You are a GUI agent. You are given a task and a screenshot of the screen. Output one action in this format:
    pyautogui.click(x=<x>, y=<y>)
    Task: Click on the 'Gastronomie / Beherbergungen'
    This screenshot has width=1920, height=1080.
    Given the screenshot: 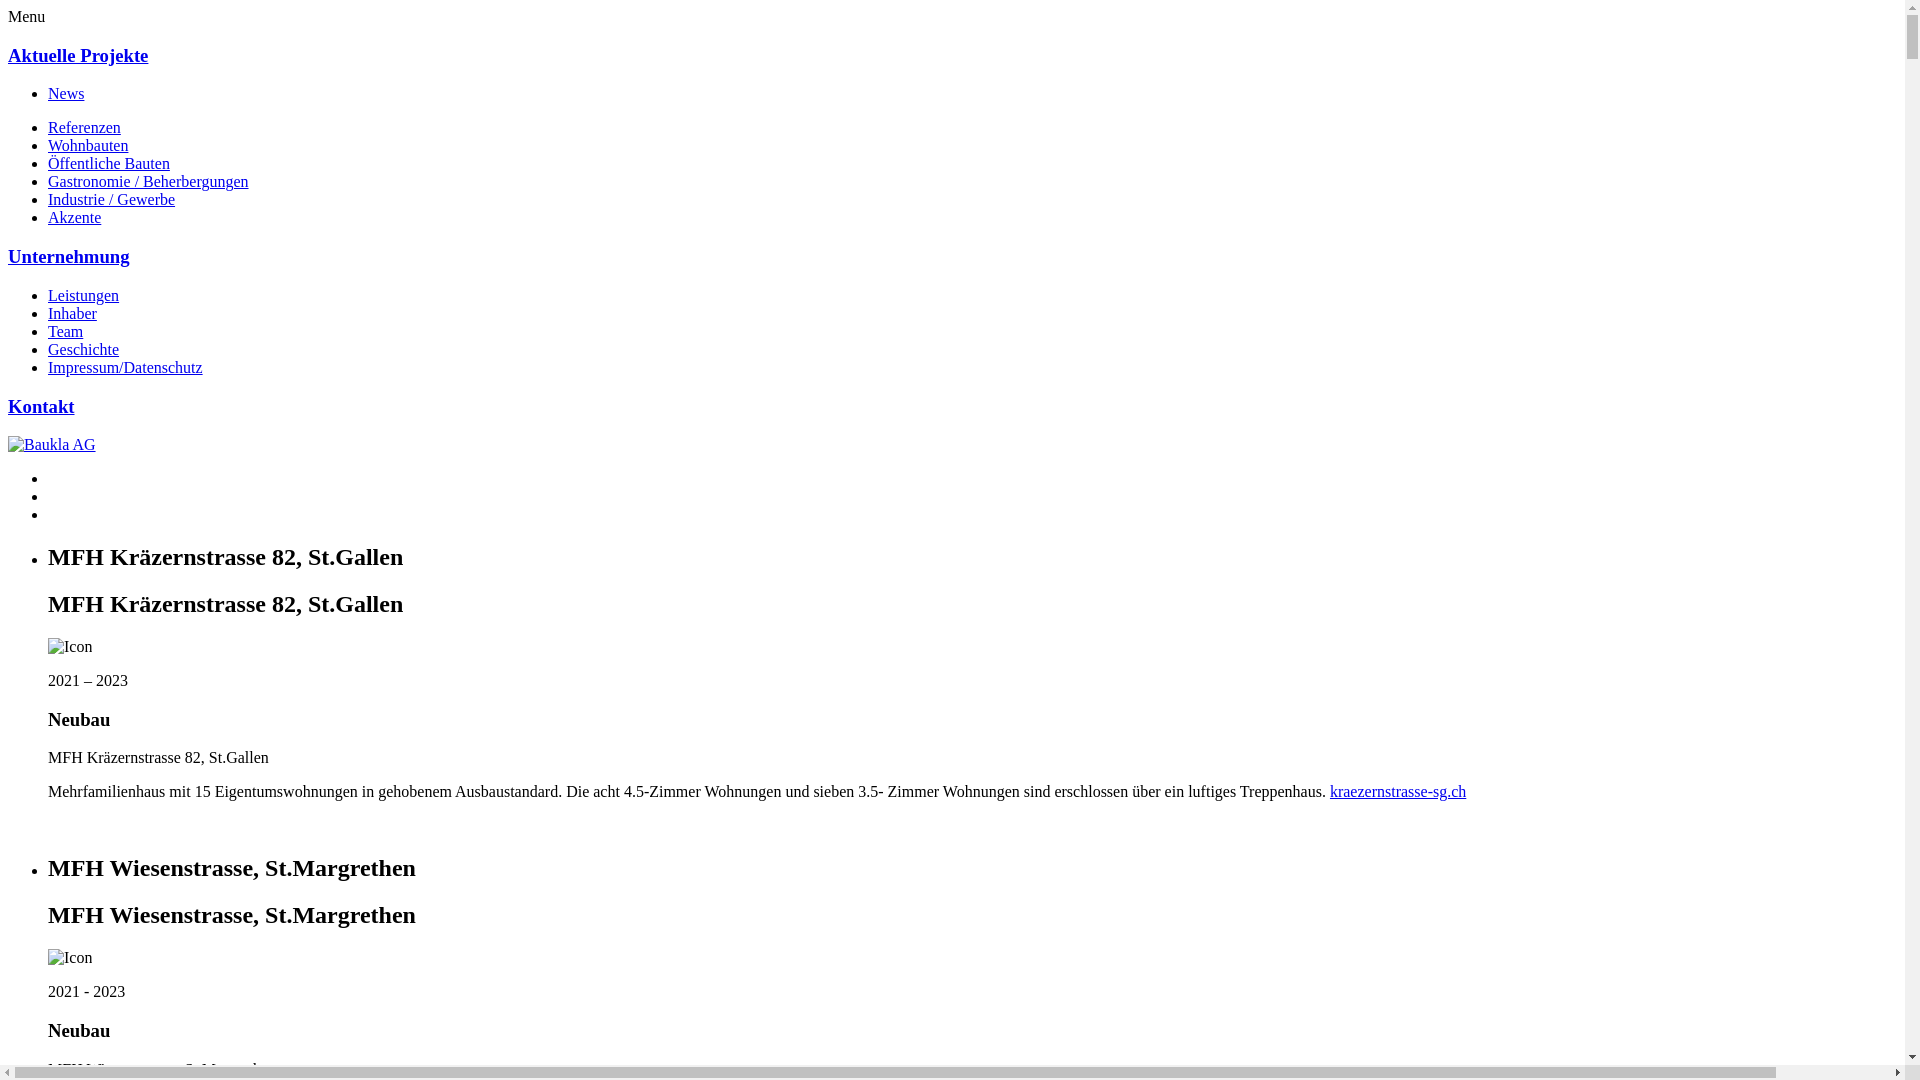 What is the action you would take?
    pyautogui.click(x=147, y=181)
    